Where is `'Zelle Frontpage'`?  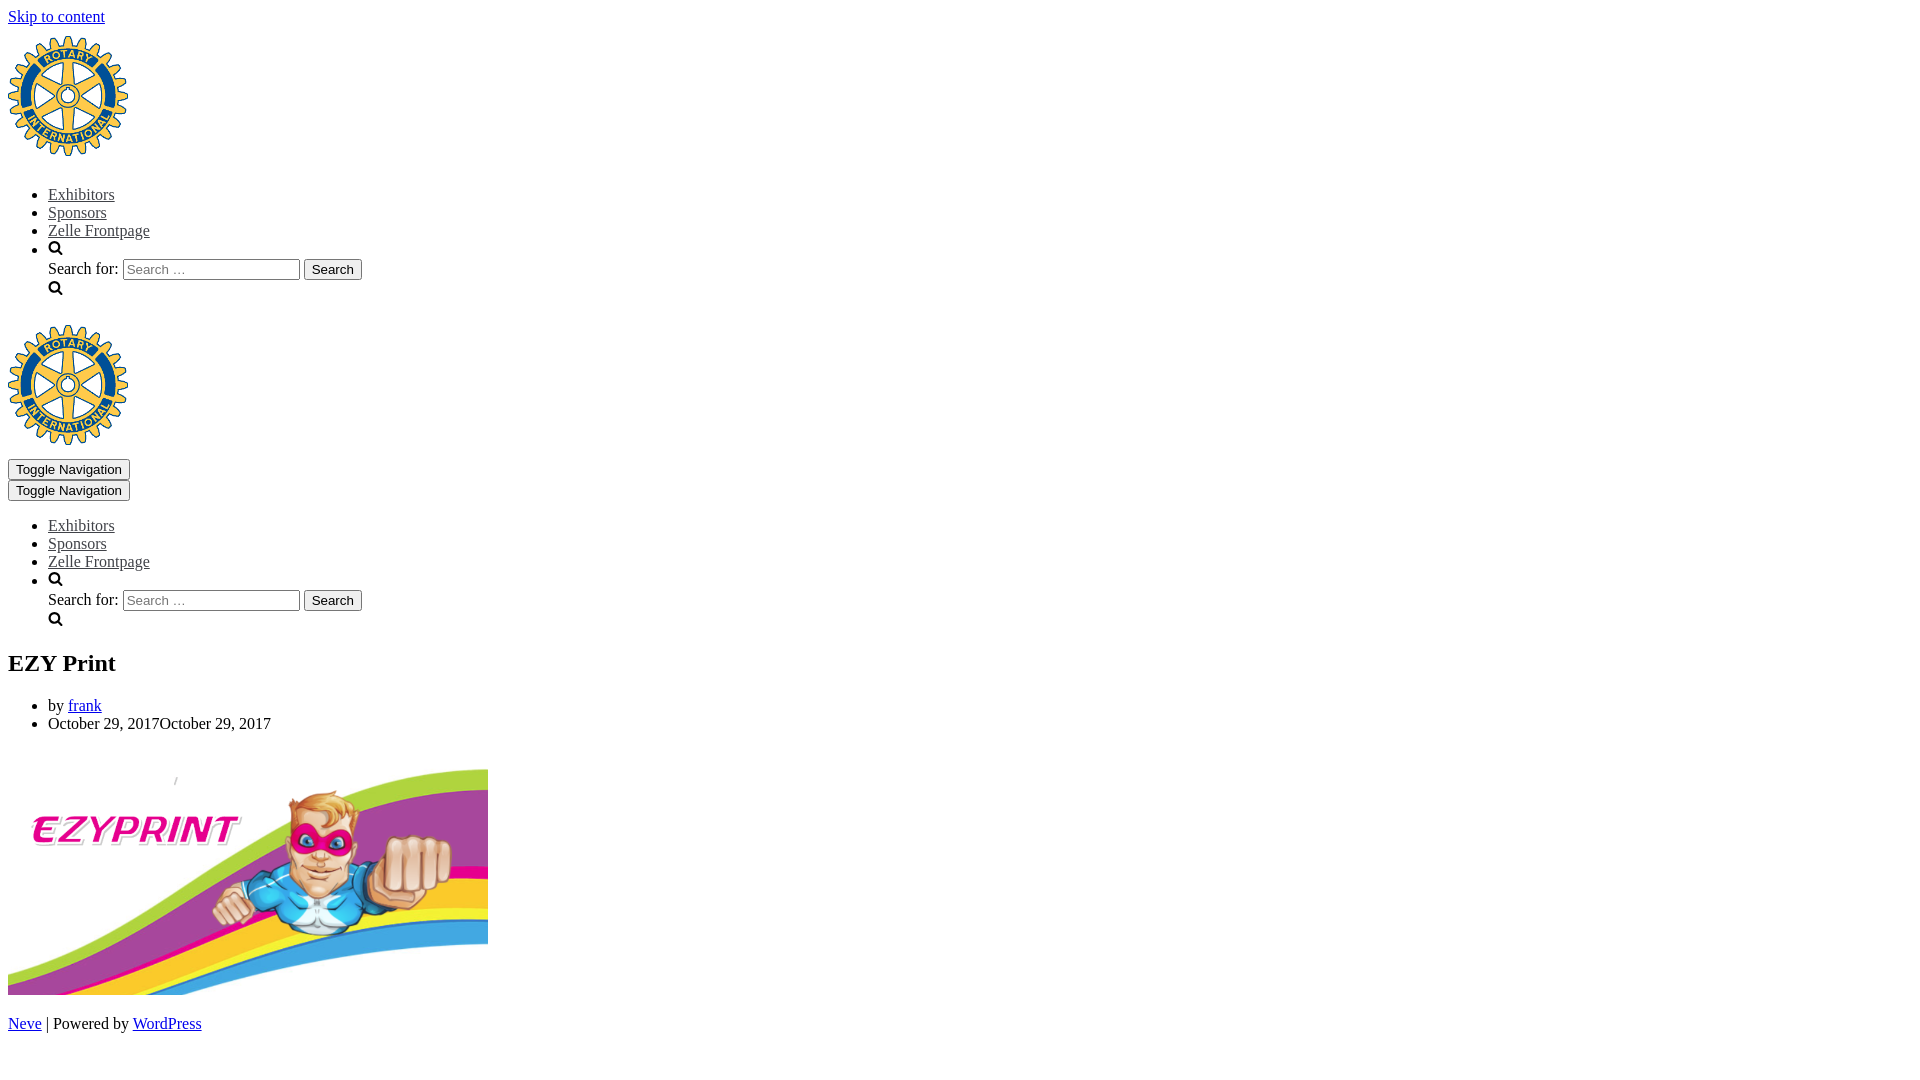
'Zelle Frontpage' is located at coordinates (48, 229).